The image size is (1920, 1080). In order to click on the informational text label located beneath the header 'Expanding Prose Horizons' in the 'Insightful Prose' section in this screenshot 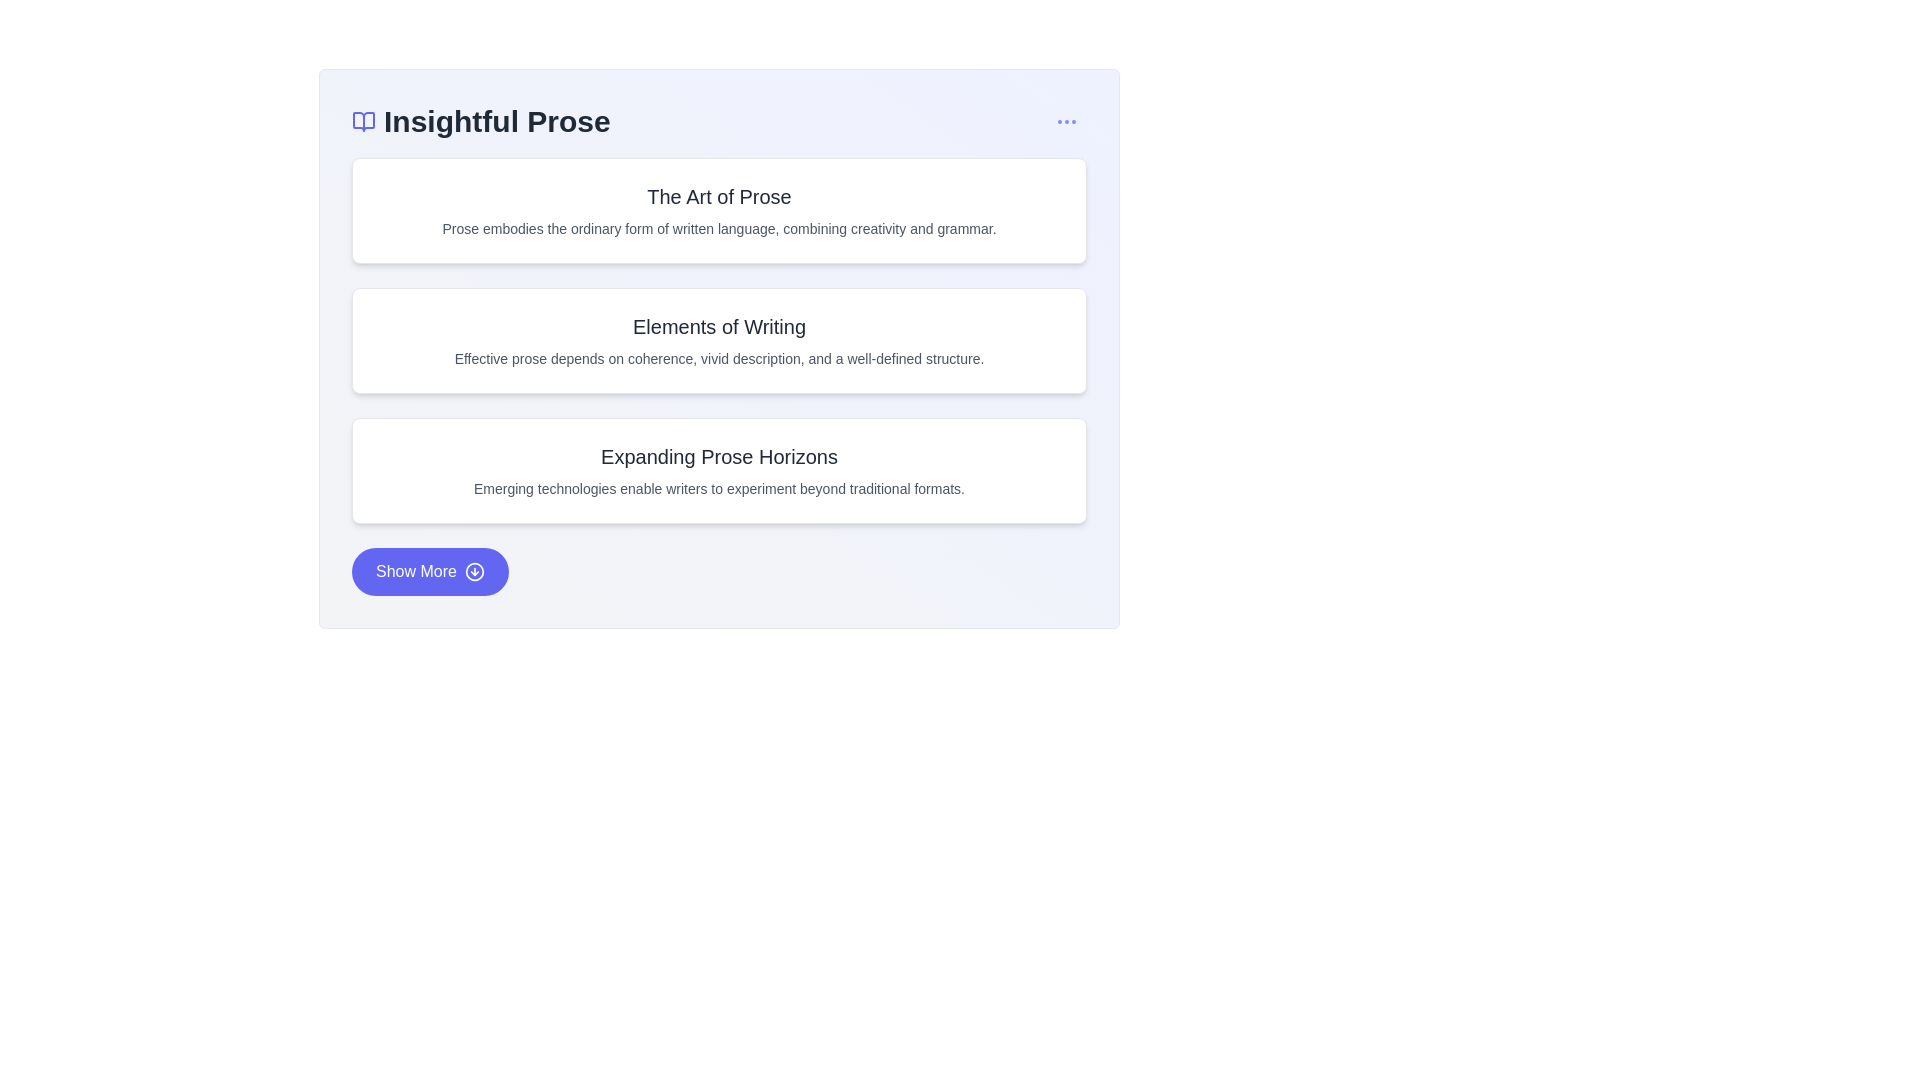, I will do `click(719, 489)`.